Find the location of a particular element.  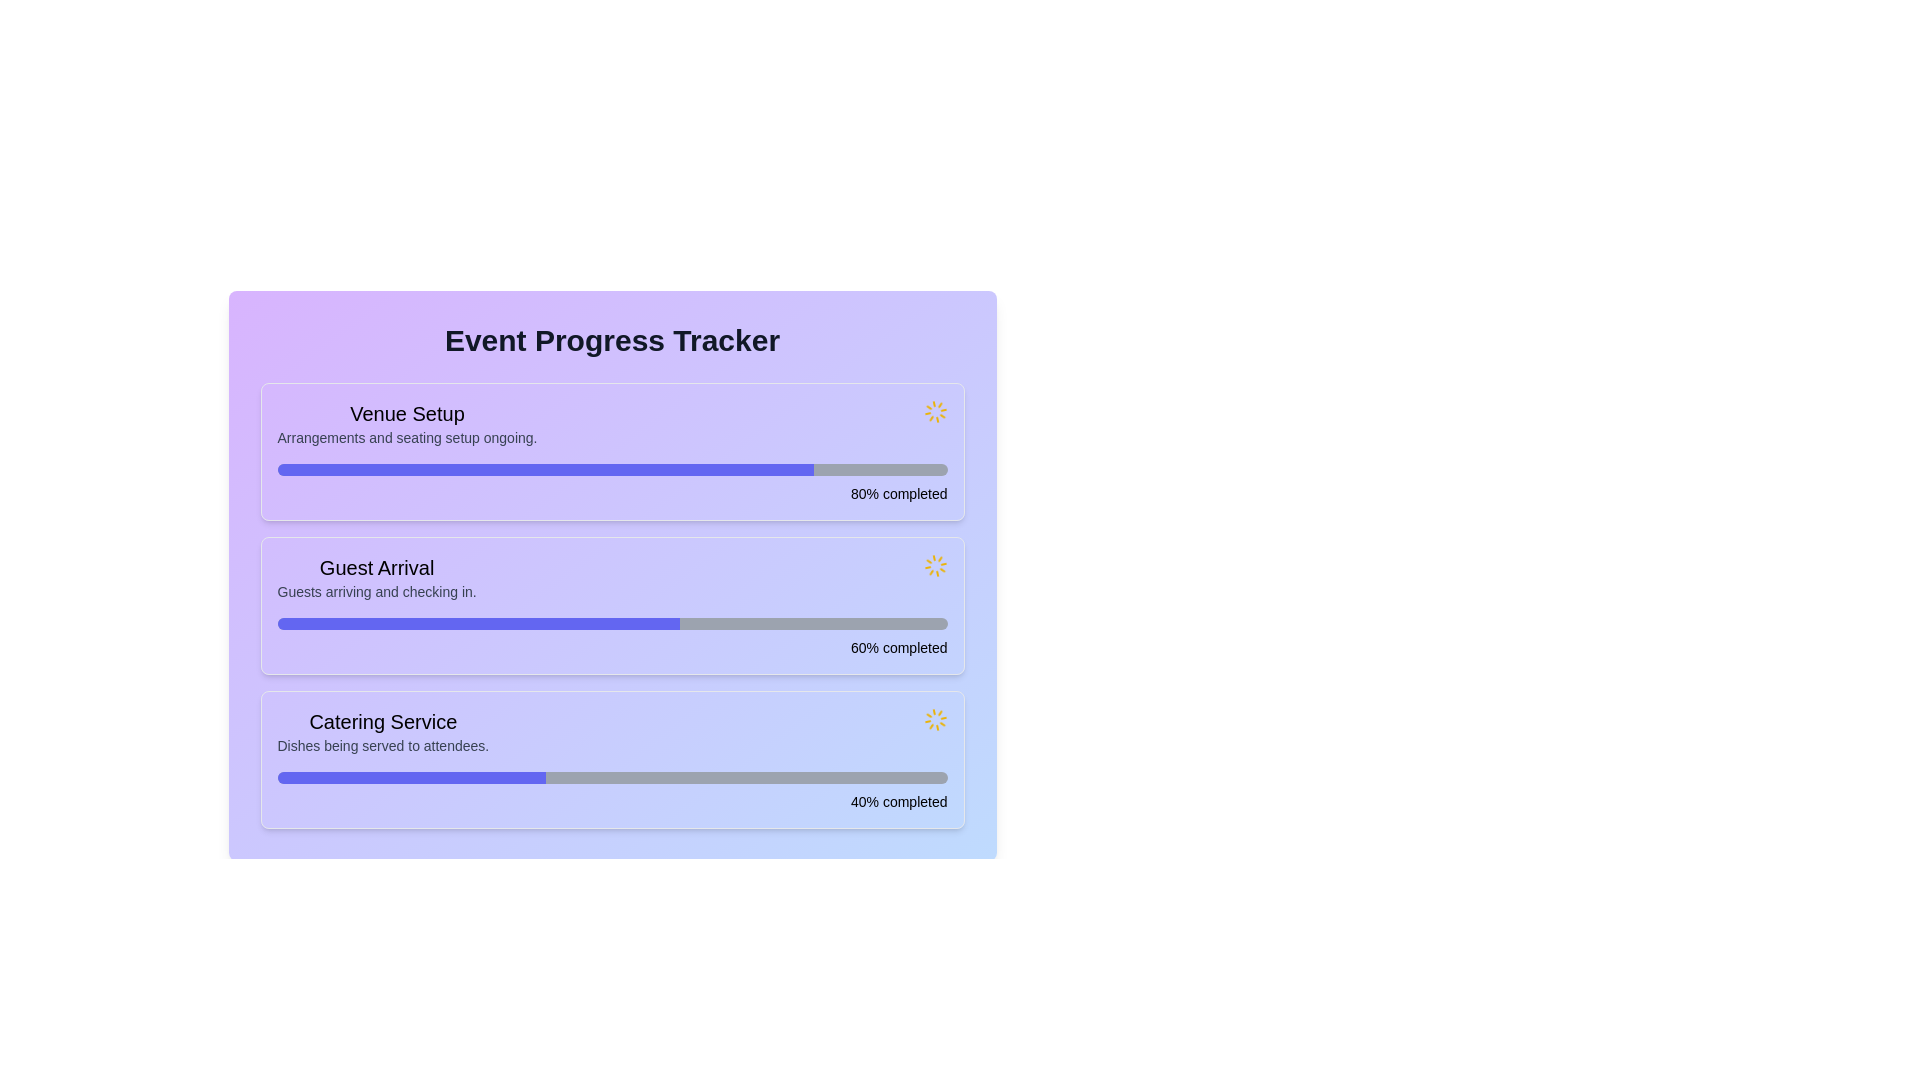

the Progress Bar indicating the completion level of the 'Venue Setup' task, which is 80% filled is located at coordinates (611, 470).